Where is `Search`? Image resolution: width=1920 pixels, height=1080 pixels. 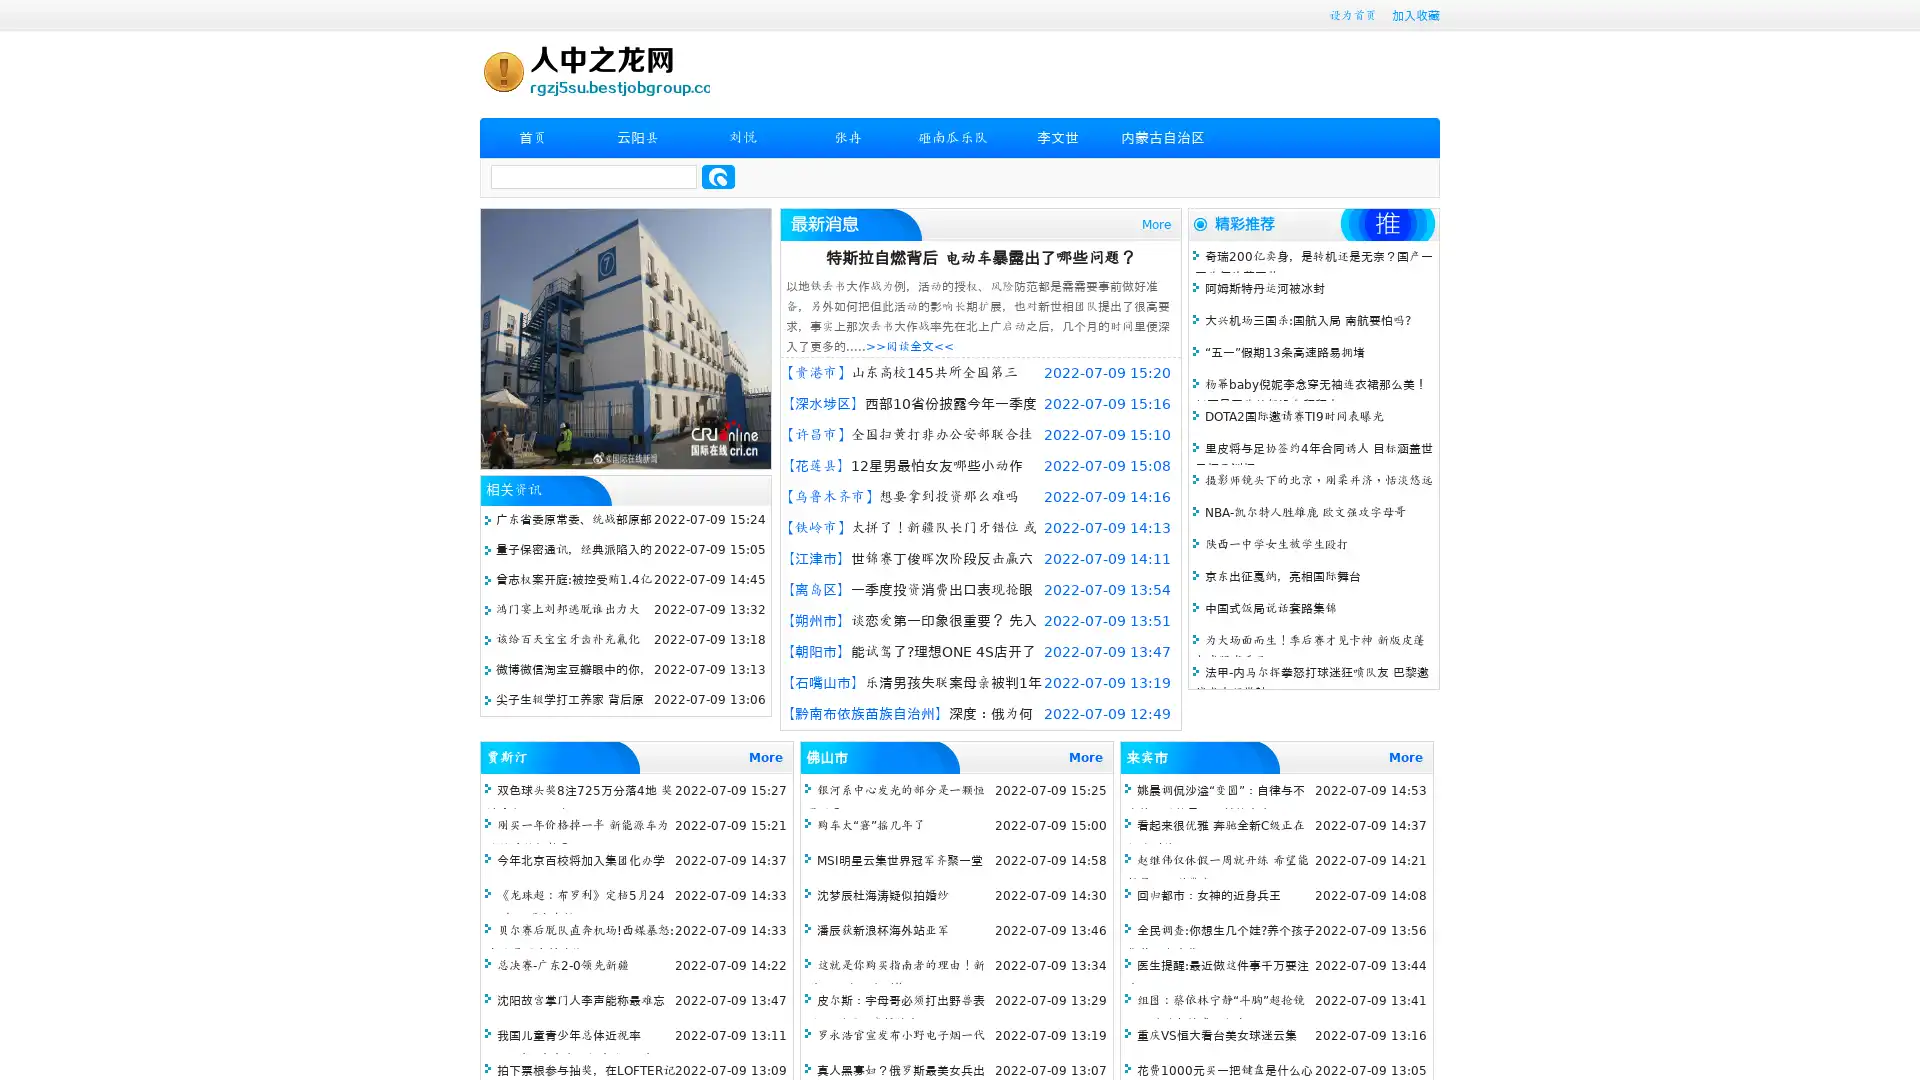 Search is located at coordinates (718, 176).